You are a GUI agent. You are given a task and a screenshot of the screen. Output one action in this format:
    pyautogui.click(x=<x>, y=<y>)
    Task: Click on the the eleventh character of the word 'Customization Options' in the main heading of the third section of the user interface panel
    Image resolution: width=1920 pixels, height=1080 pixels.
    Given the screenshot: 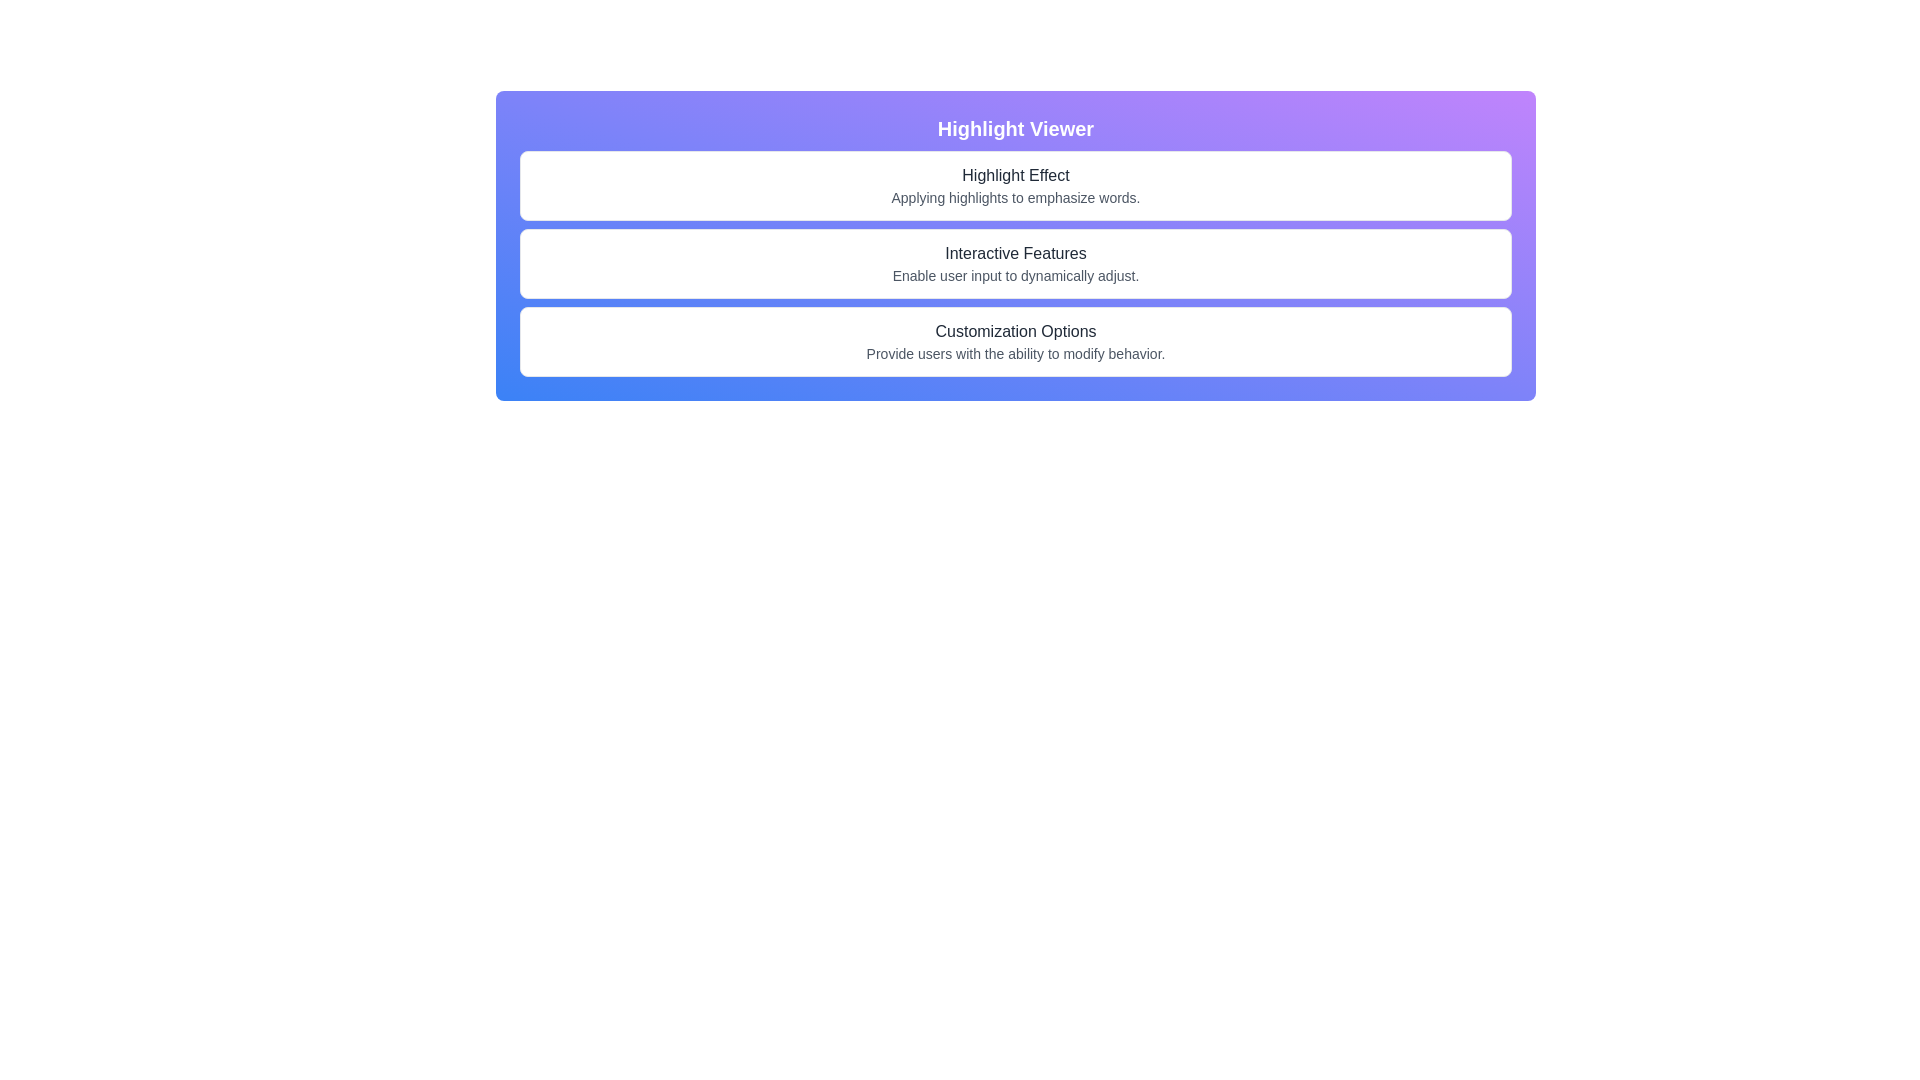 What is the action you would take?
    pyautogui.click(x=1023, y=330)
    